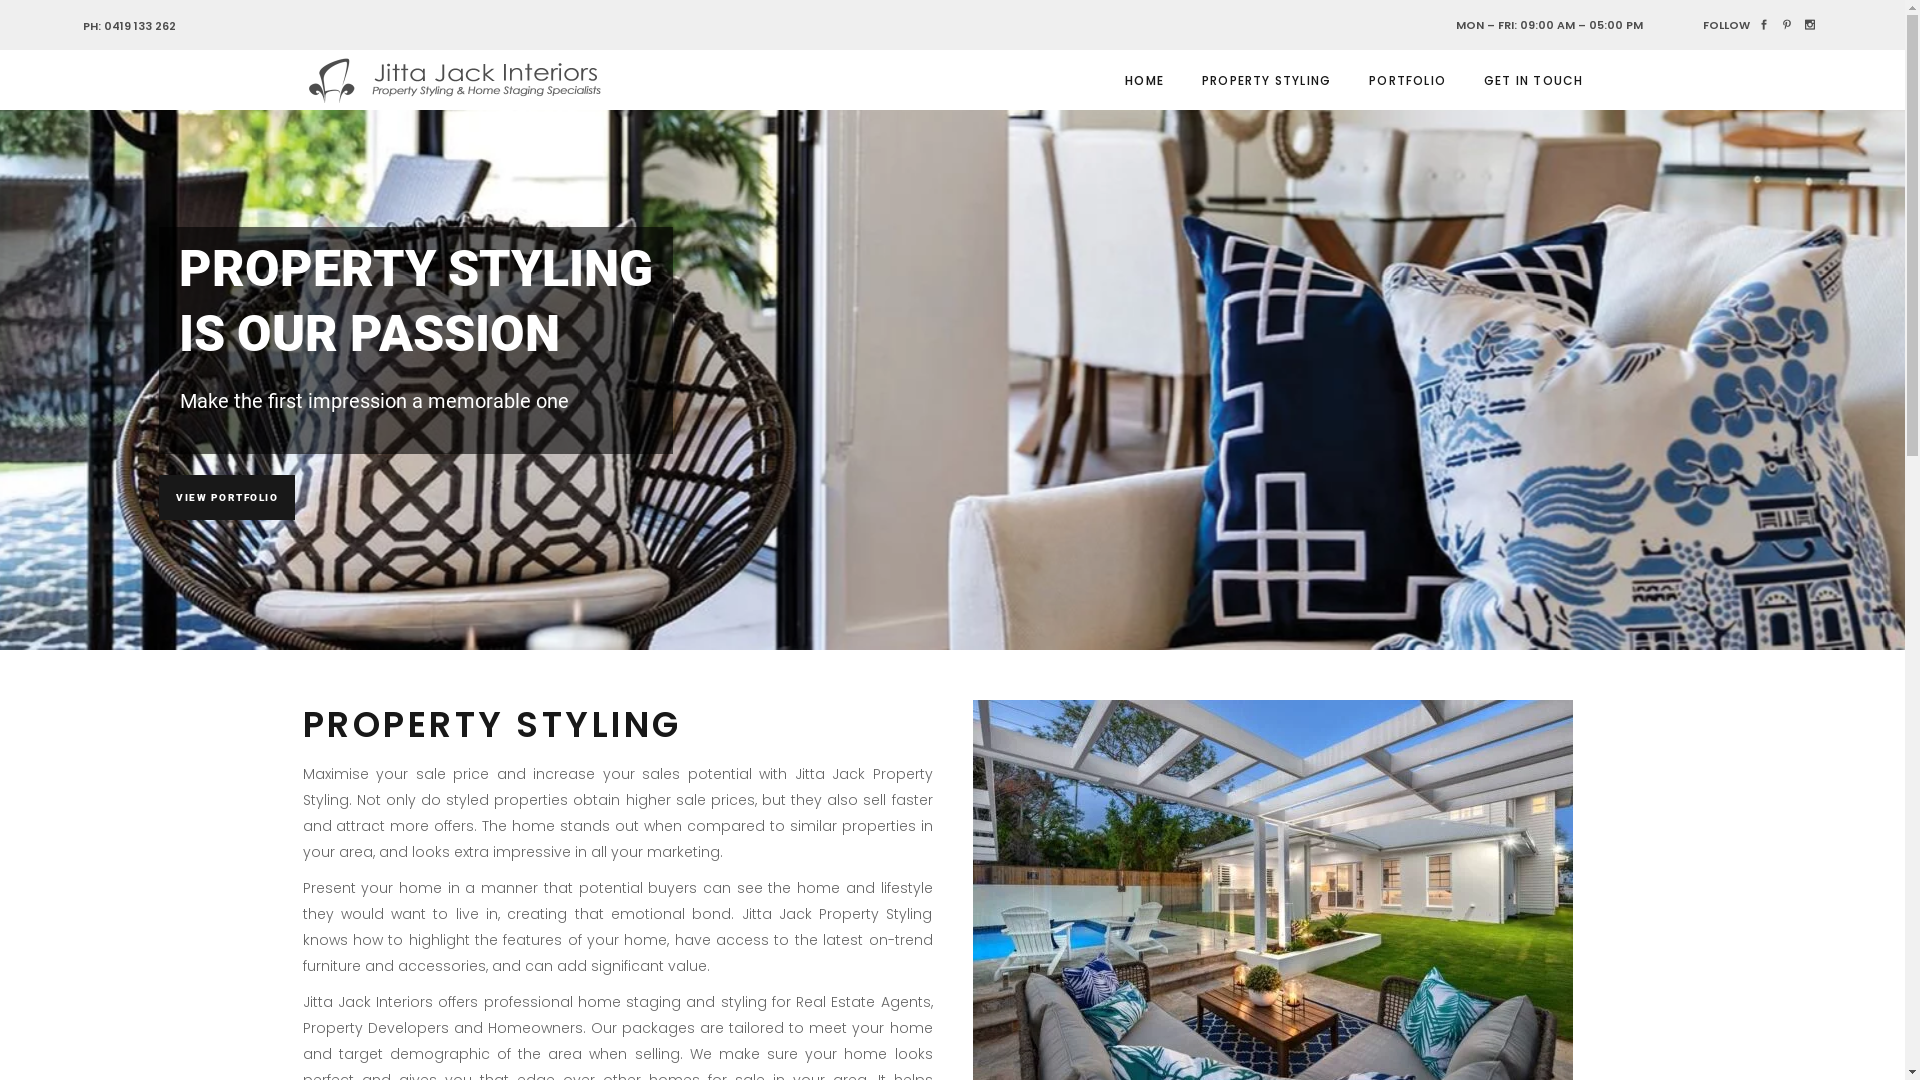  I want to click on 'Property Styling', so click(1240, 1018).